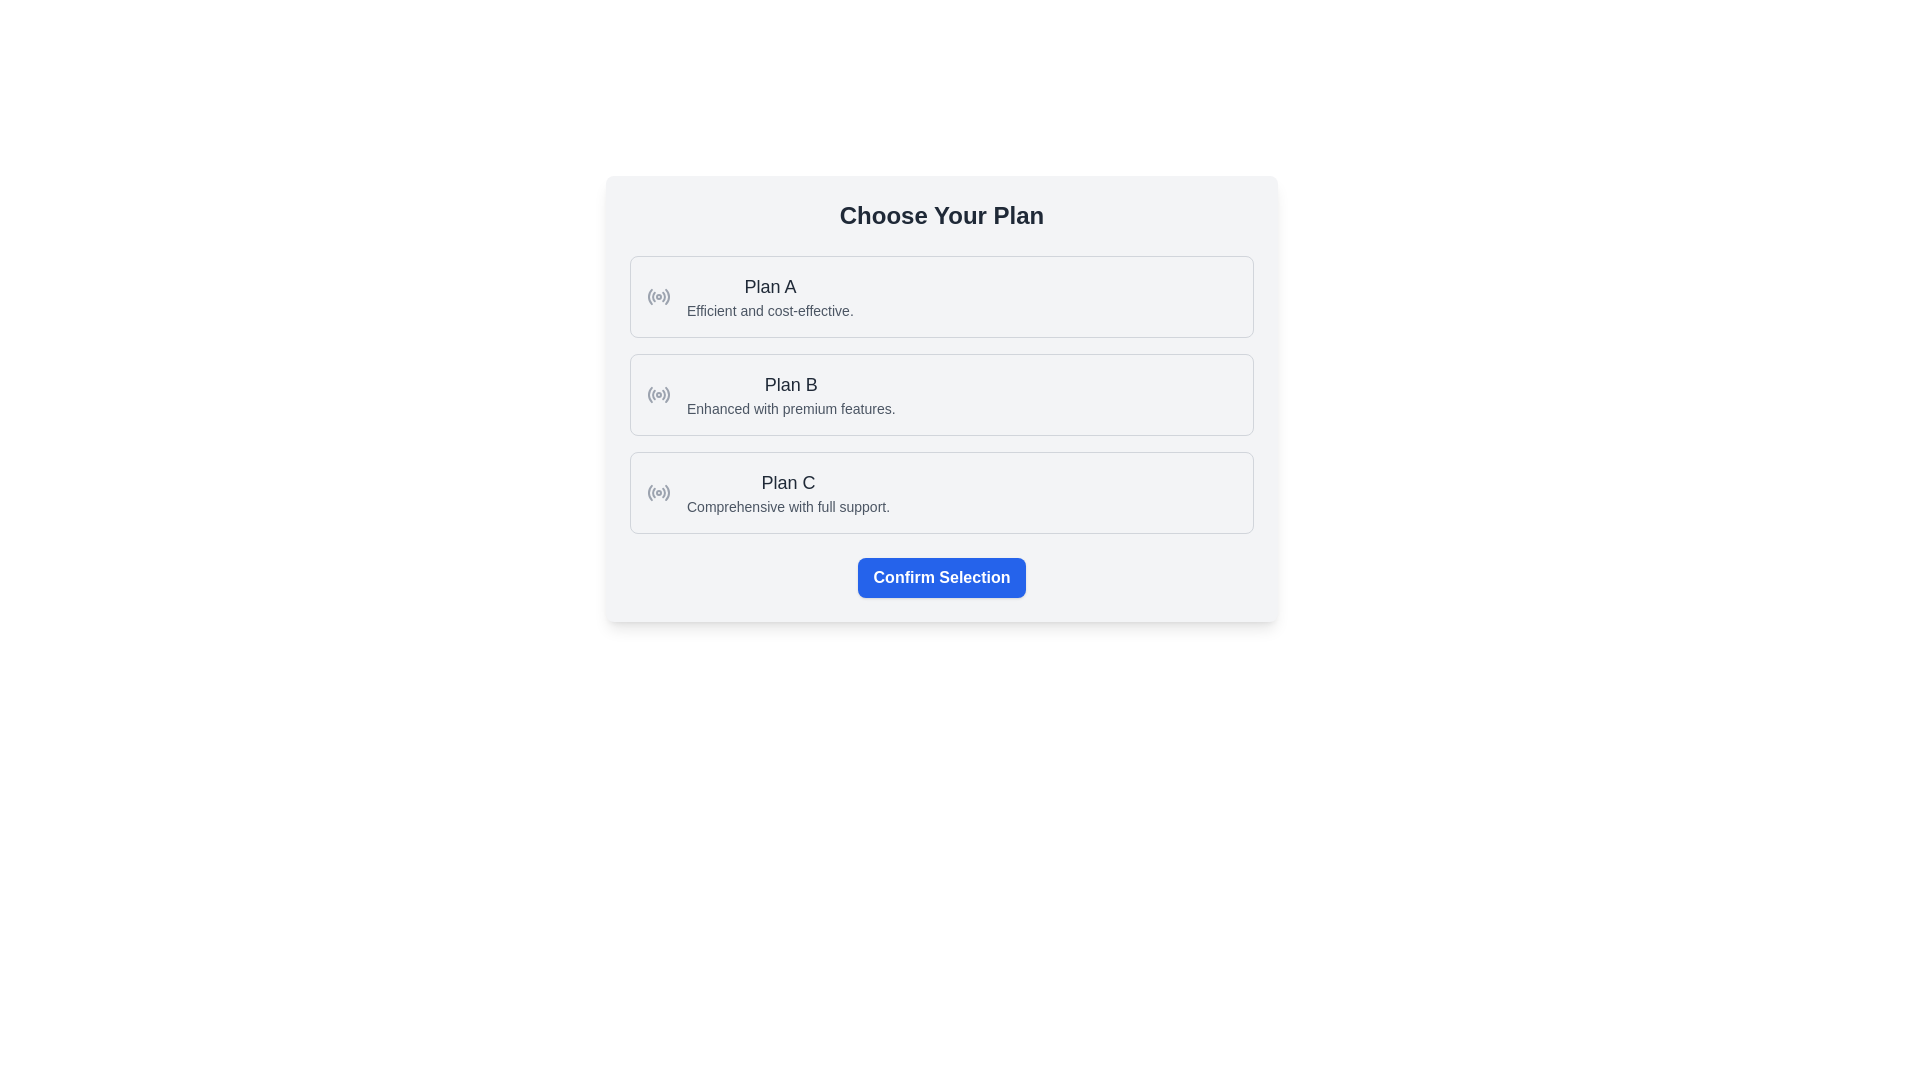 Image resolution: width=1920 pixels, height=1080 pixels. What do you see at coordinates (787, 493) in the screenshot?
I see `the Text display area that shows details of 'Plan C', the third option in the list of plan choices` at bounding box center [787, 493].